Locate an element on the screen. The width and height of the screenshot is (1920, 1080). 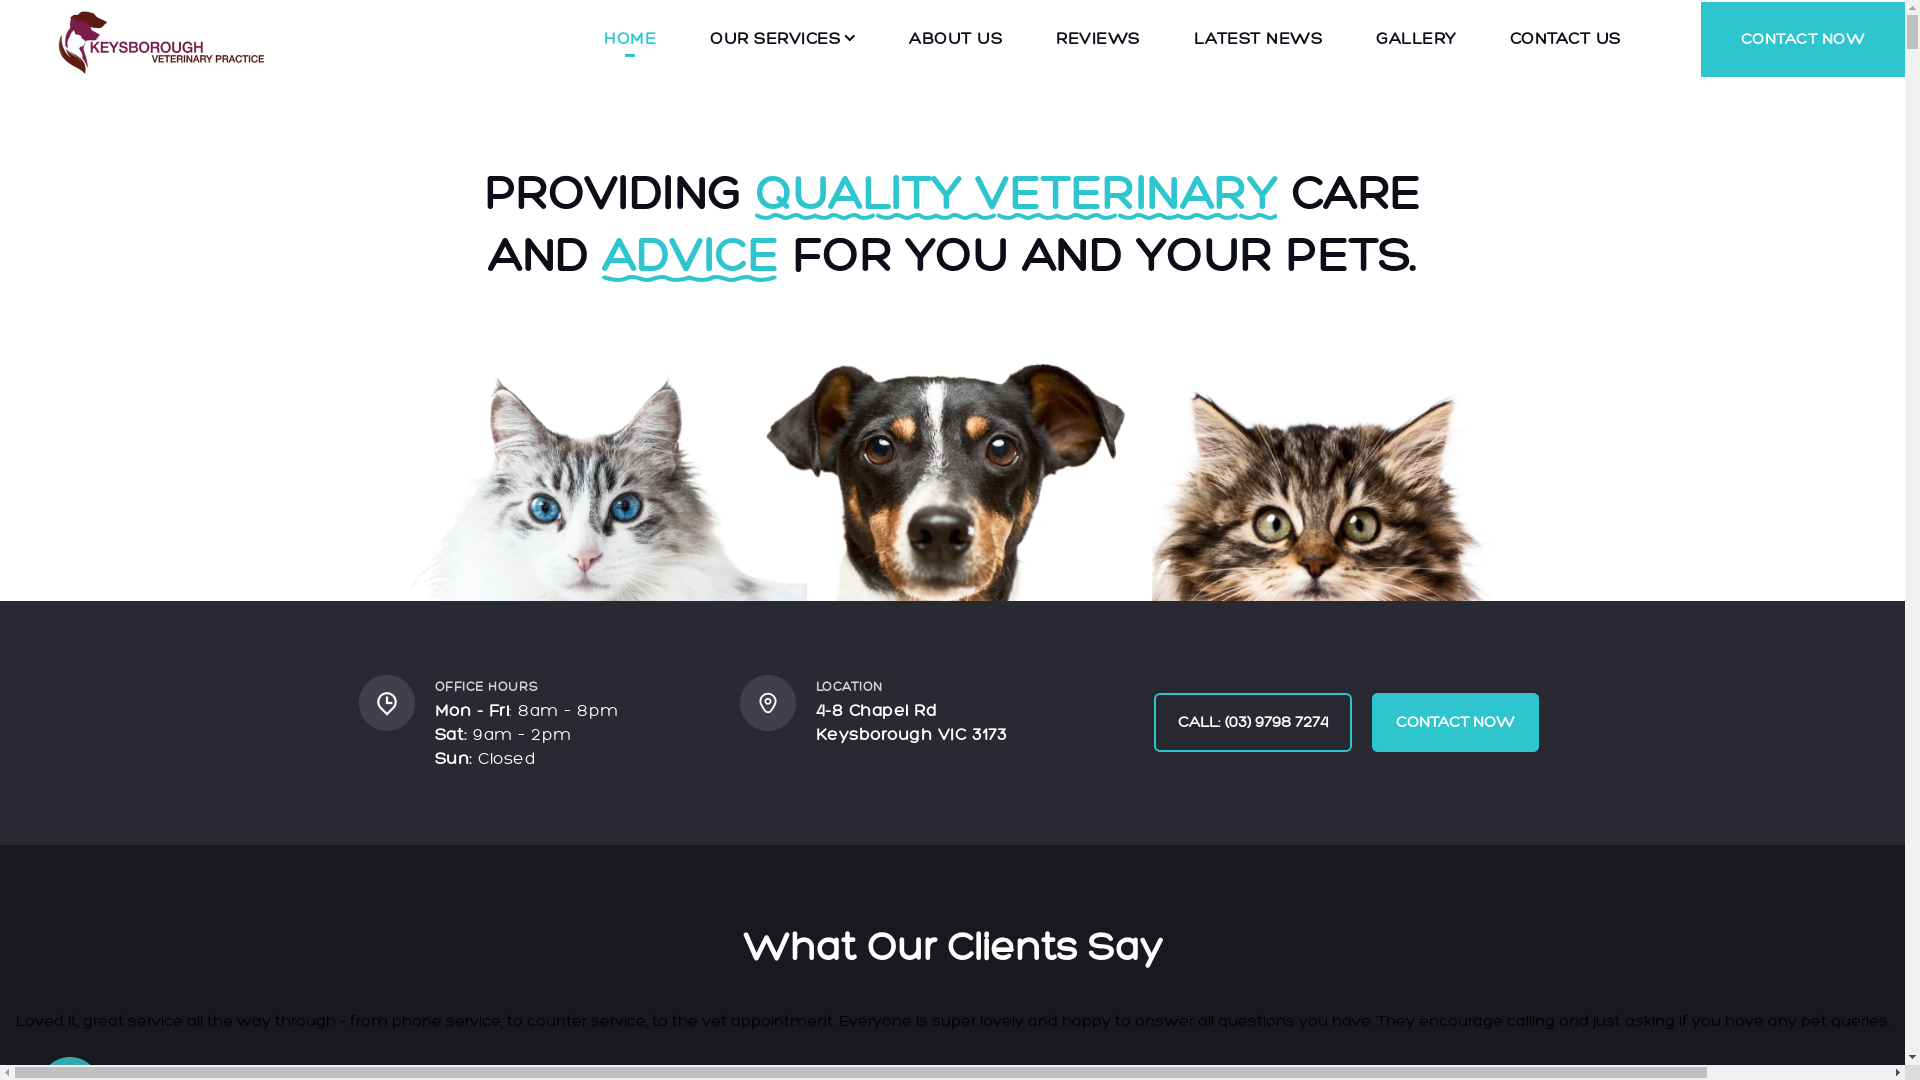
'CONTACT US' is located at coordinates (1564, 38).